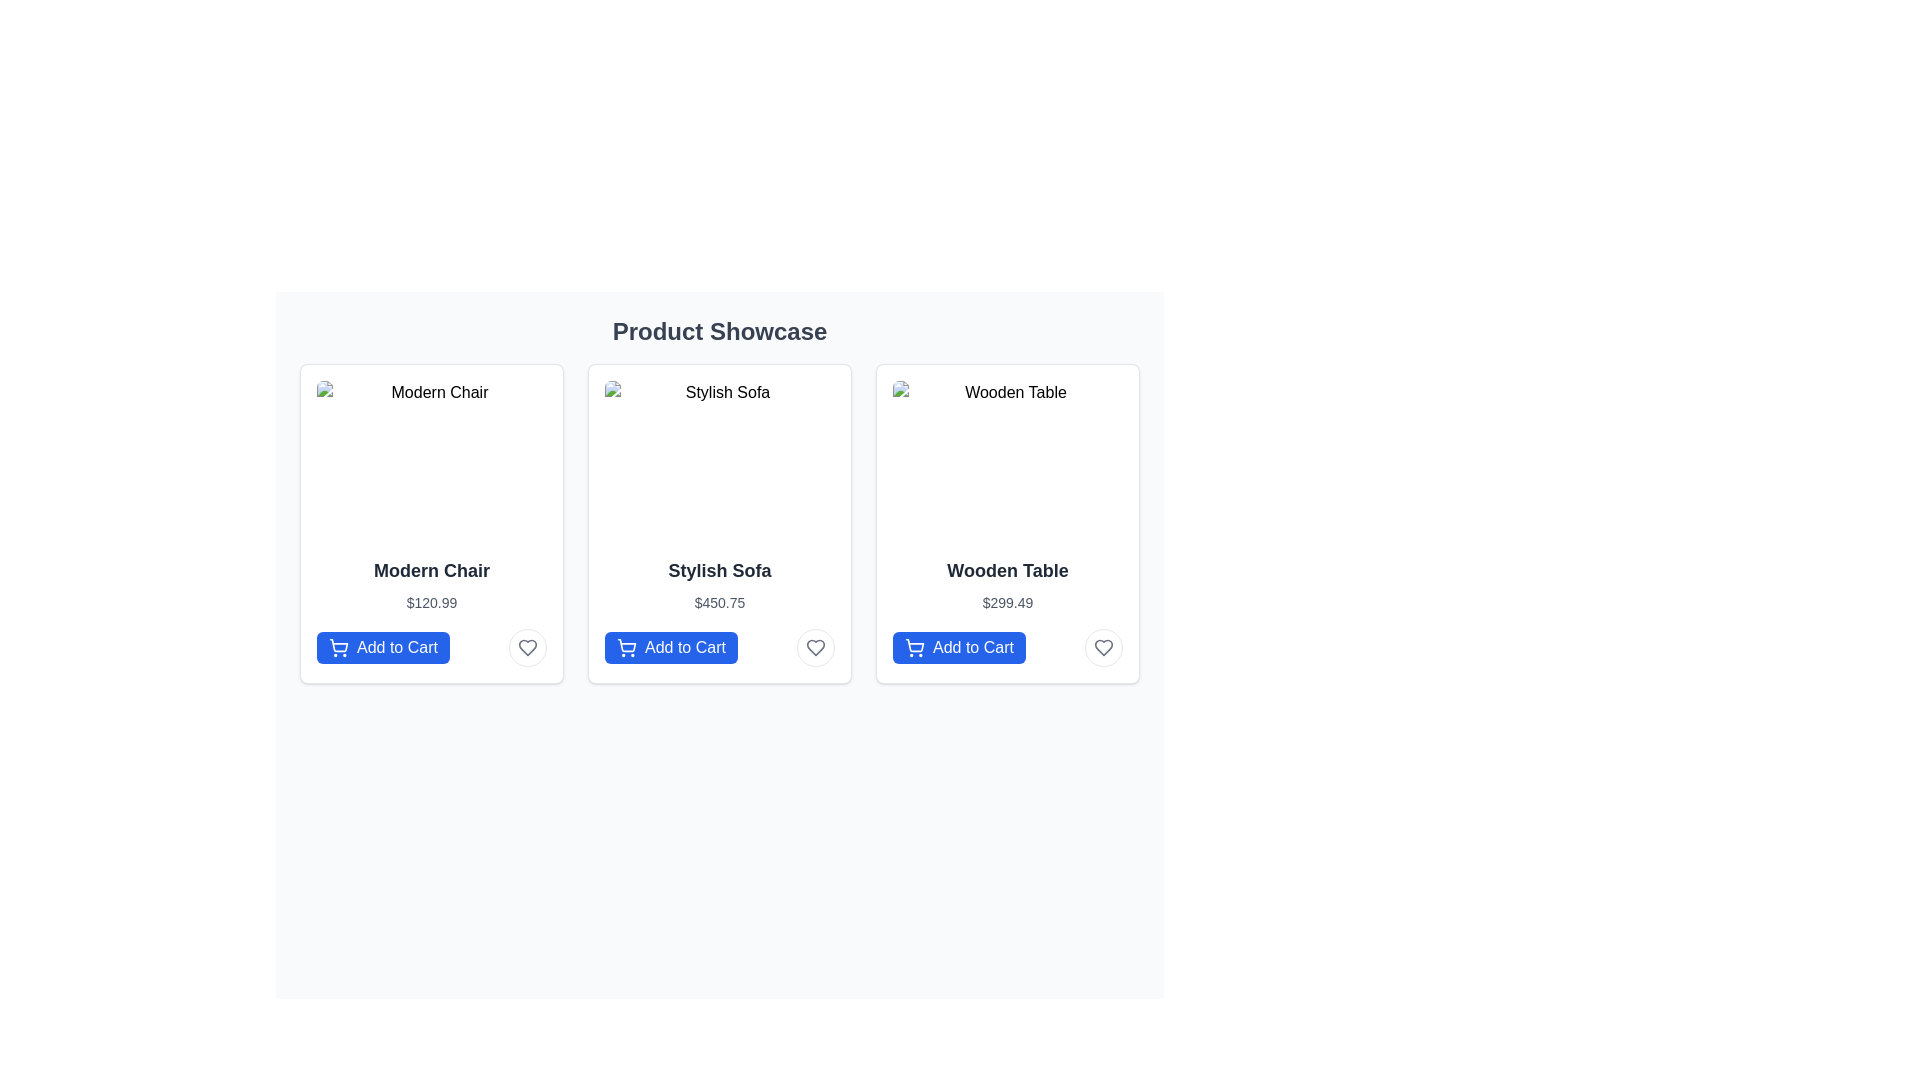 The width and height of the screenshot is (1920, 1080). I want to click on the heart icon located in the bottom-right corner of the product card for 'Modern Chair' to favorite the item, so click(528, 648).